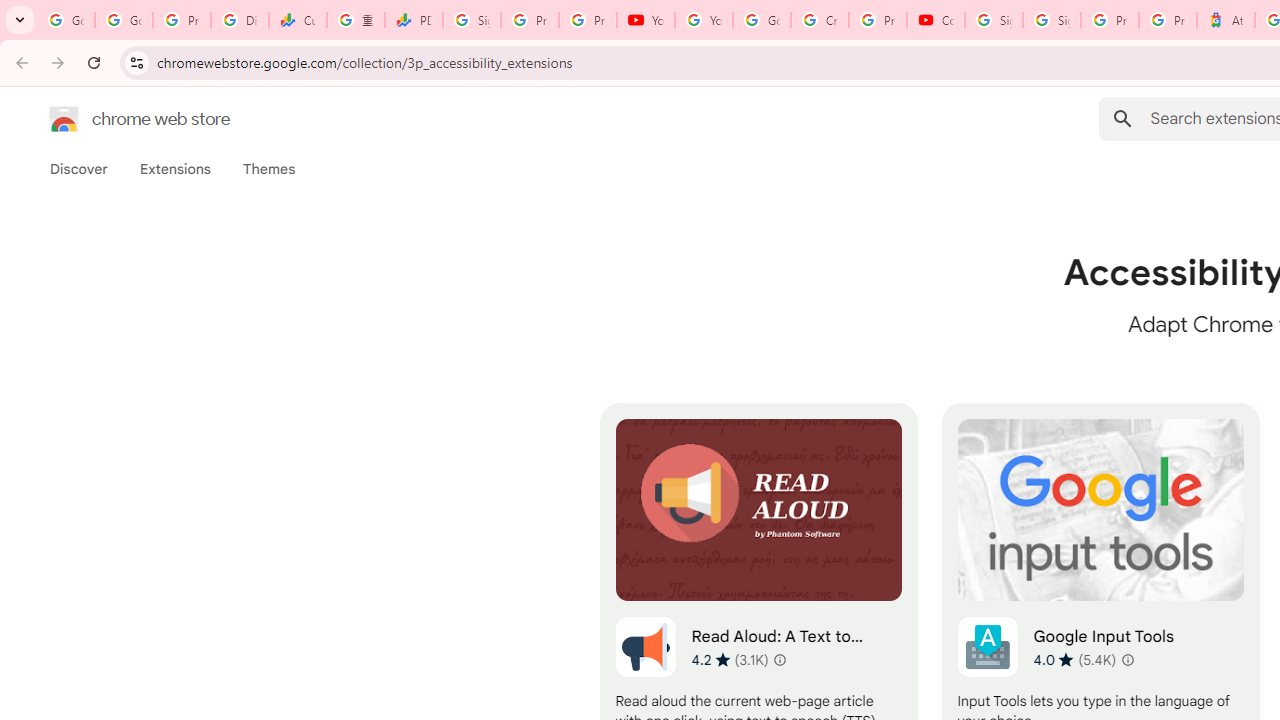 This screenshot has width=1280, height=720. I want to click on 'Google Account Help', so click(761, 20).